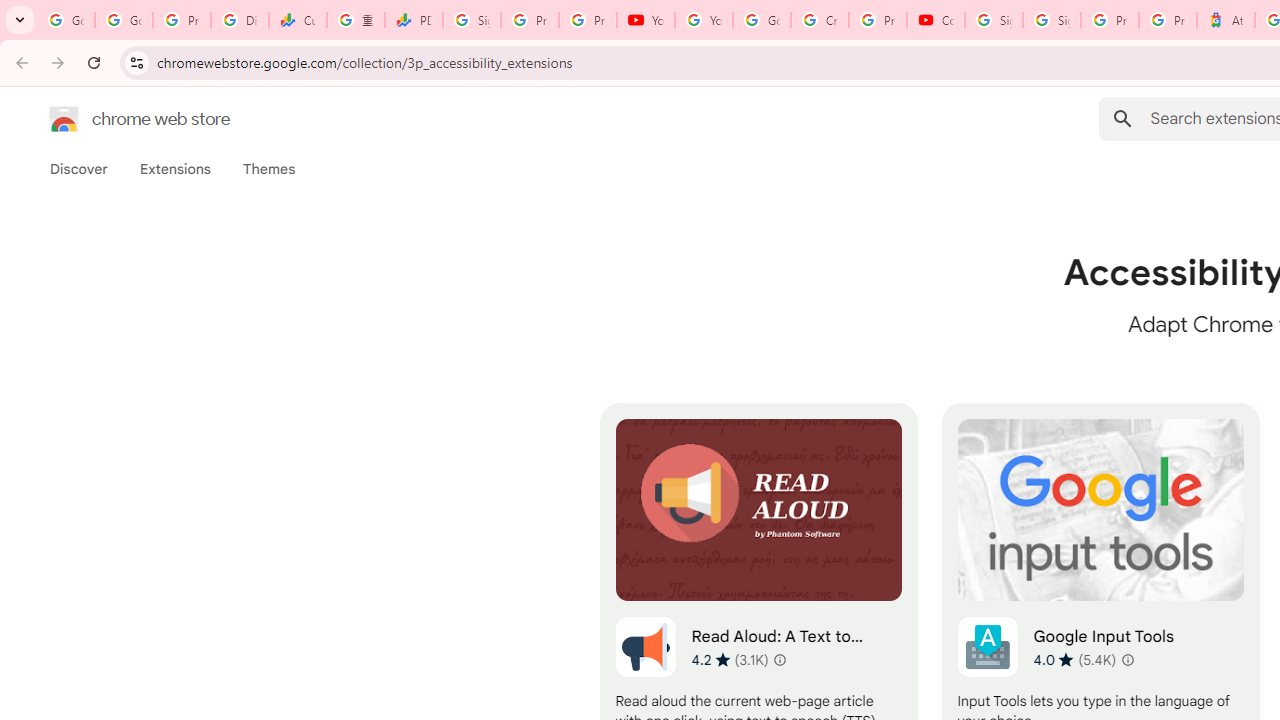 This screenshot has width=1280, height=720. I want to click on 'Google Account Help', so click(761, 20).